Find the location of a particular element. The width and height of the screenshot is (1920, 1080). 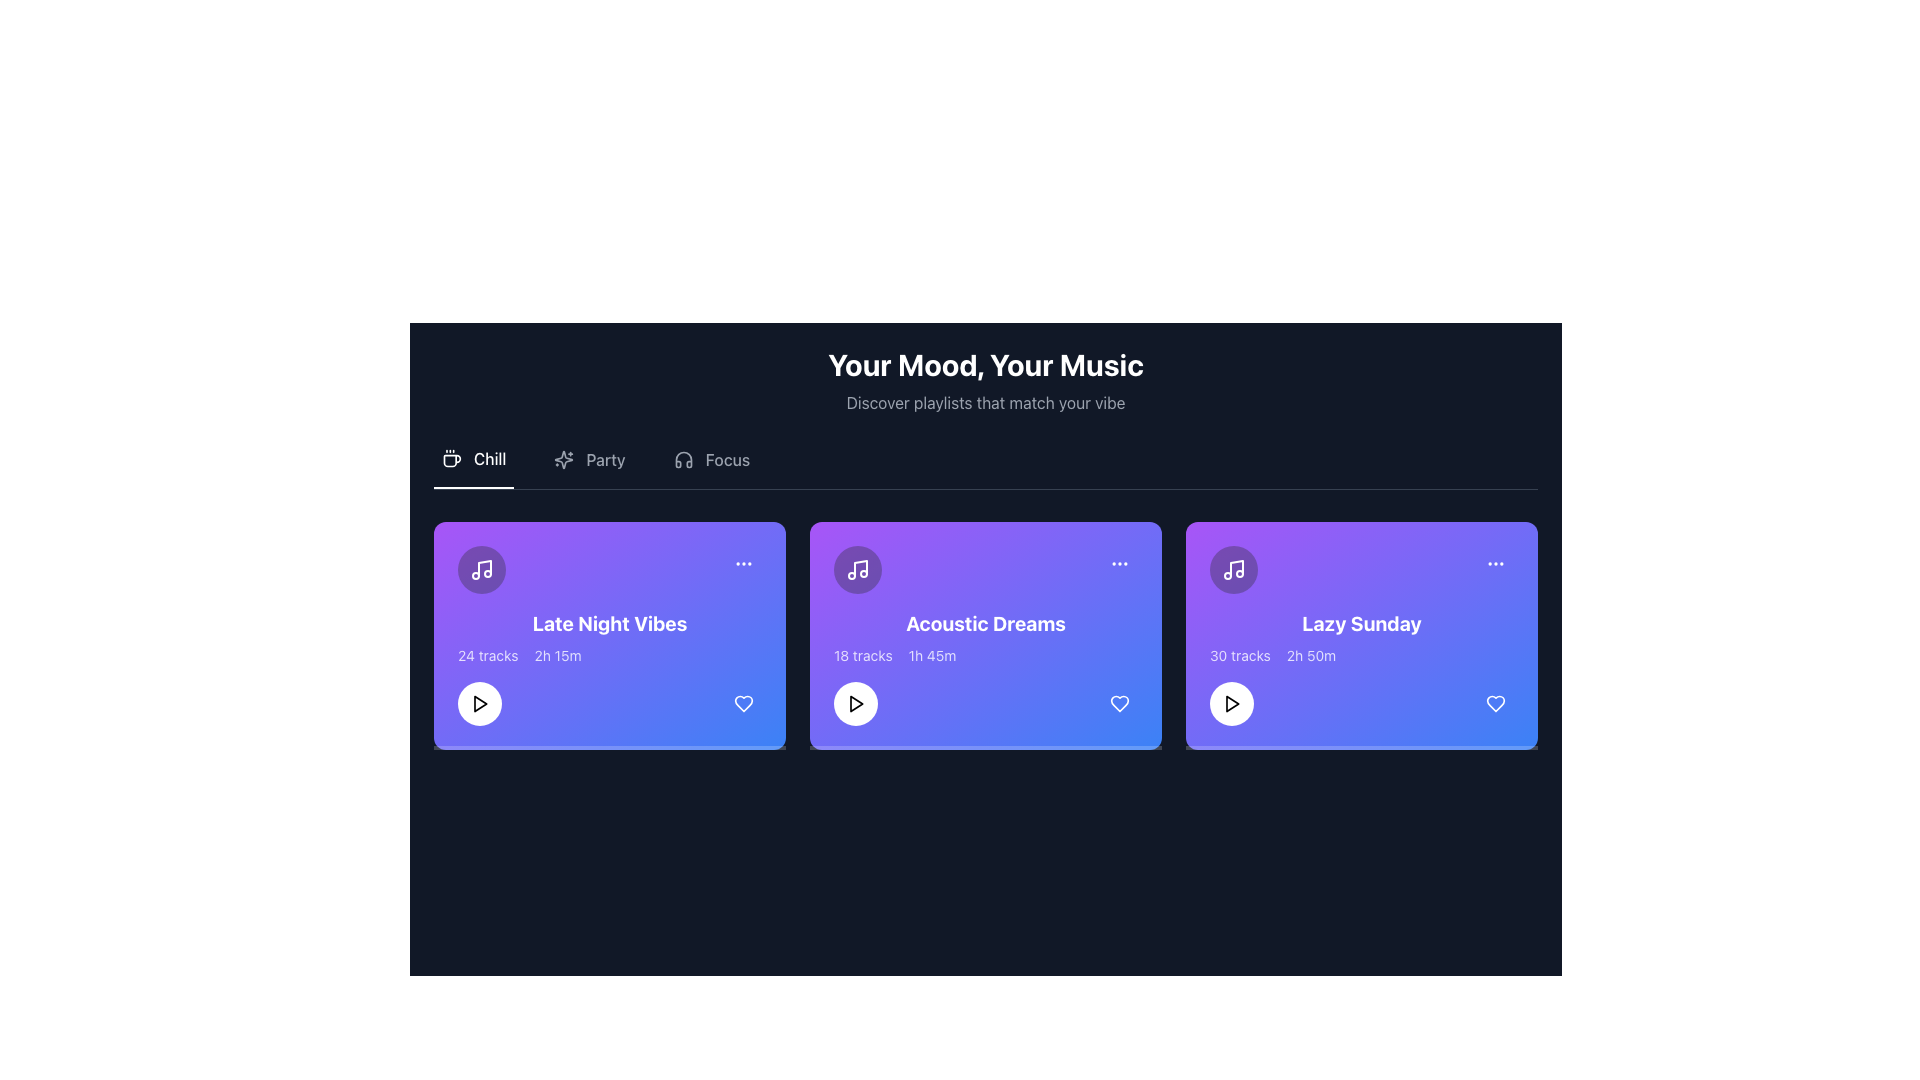

duration information displayed in the Text label indicating the total duration of the playlist labeled 'Acoustic Dreams', which is located in the second card from the left, as the second text element to the right of the '18 tracks' text is located at coordinates (931, 655).